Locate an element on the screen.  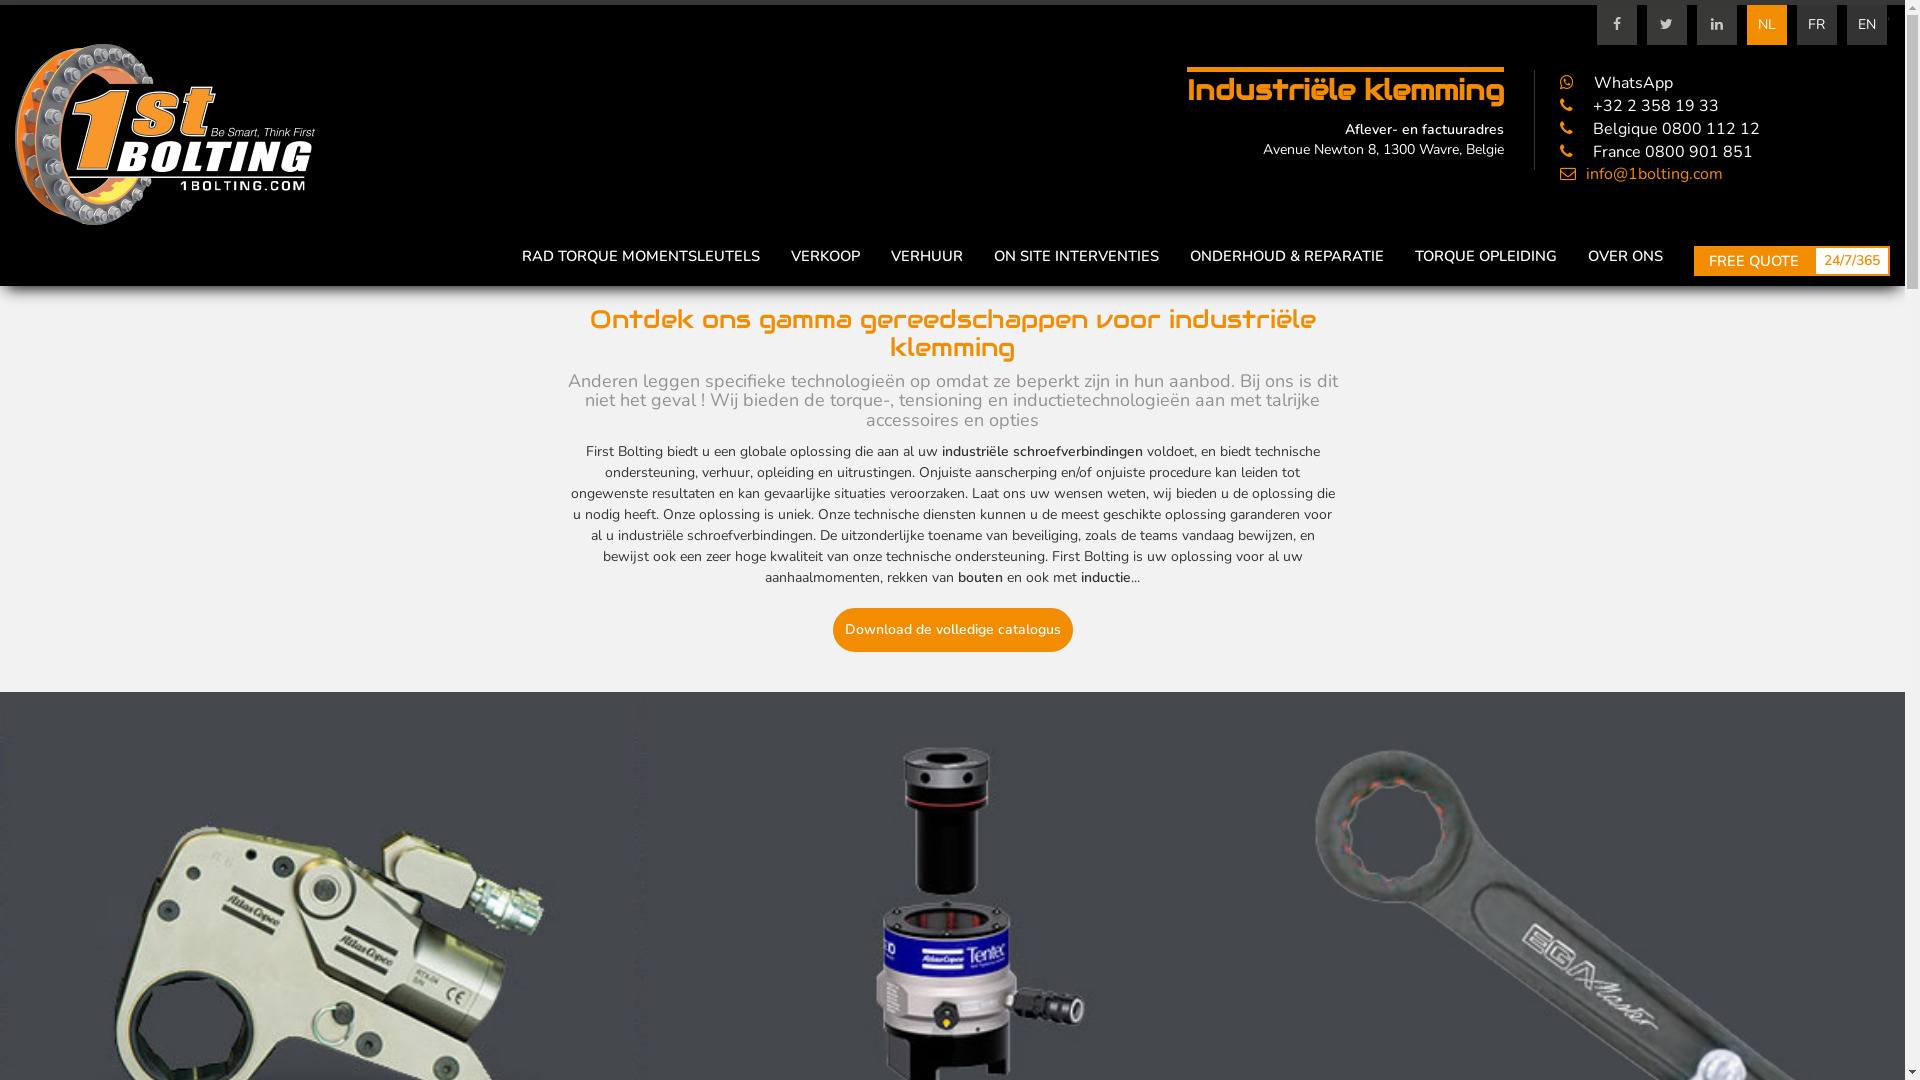
'NL' is located at coordinates (1766, 24).